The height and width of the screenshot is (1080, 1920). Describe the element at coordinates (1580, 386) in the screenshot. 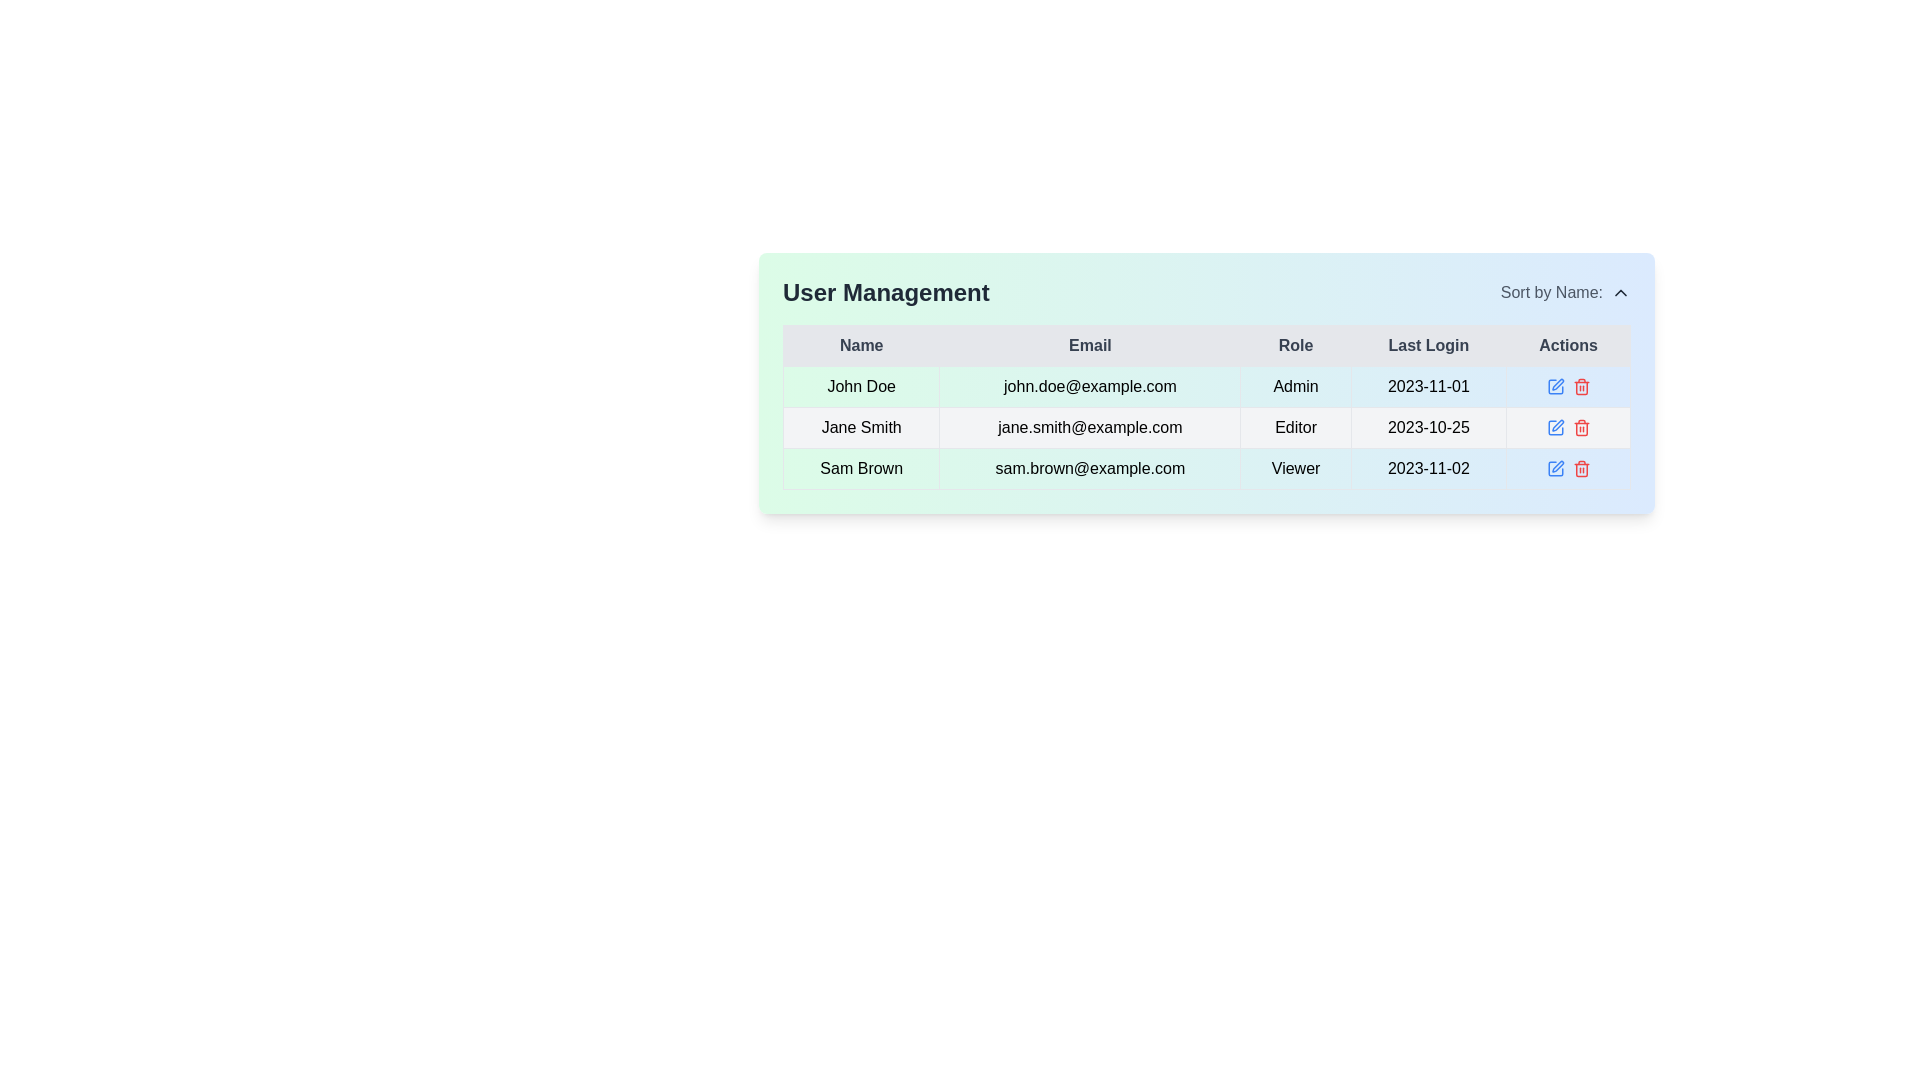

I see `the delete button located in the 'Actions' column of the second row of the table to possibly display a tooltip` at that location.